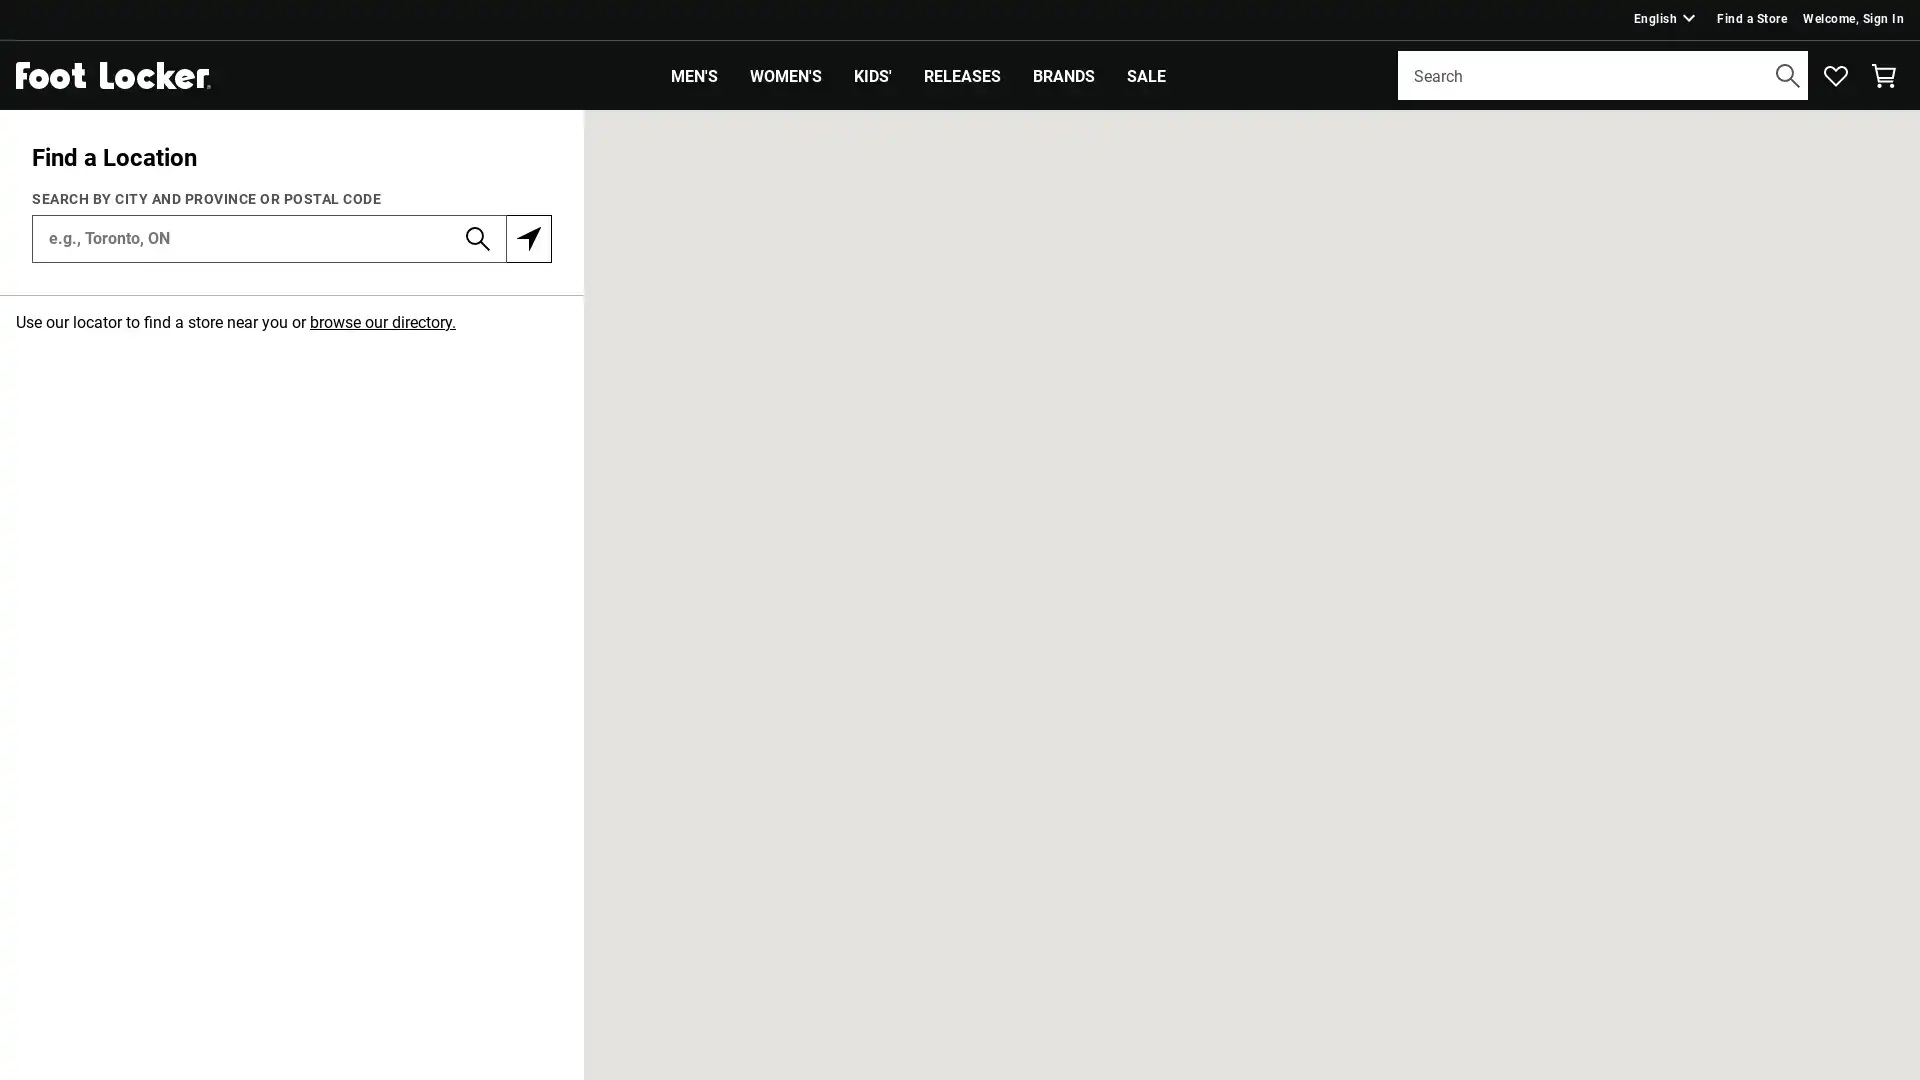 The width and height of the screenshot is (1920, 1080). I want to click on Geolocate., so click(528, 235).